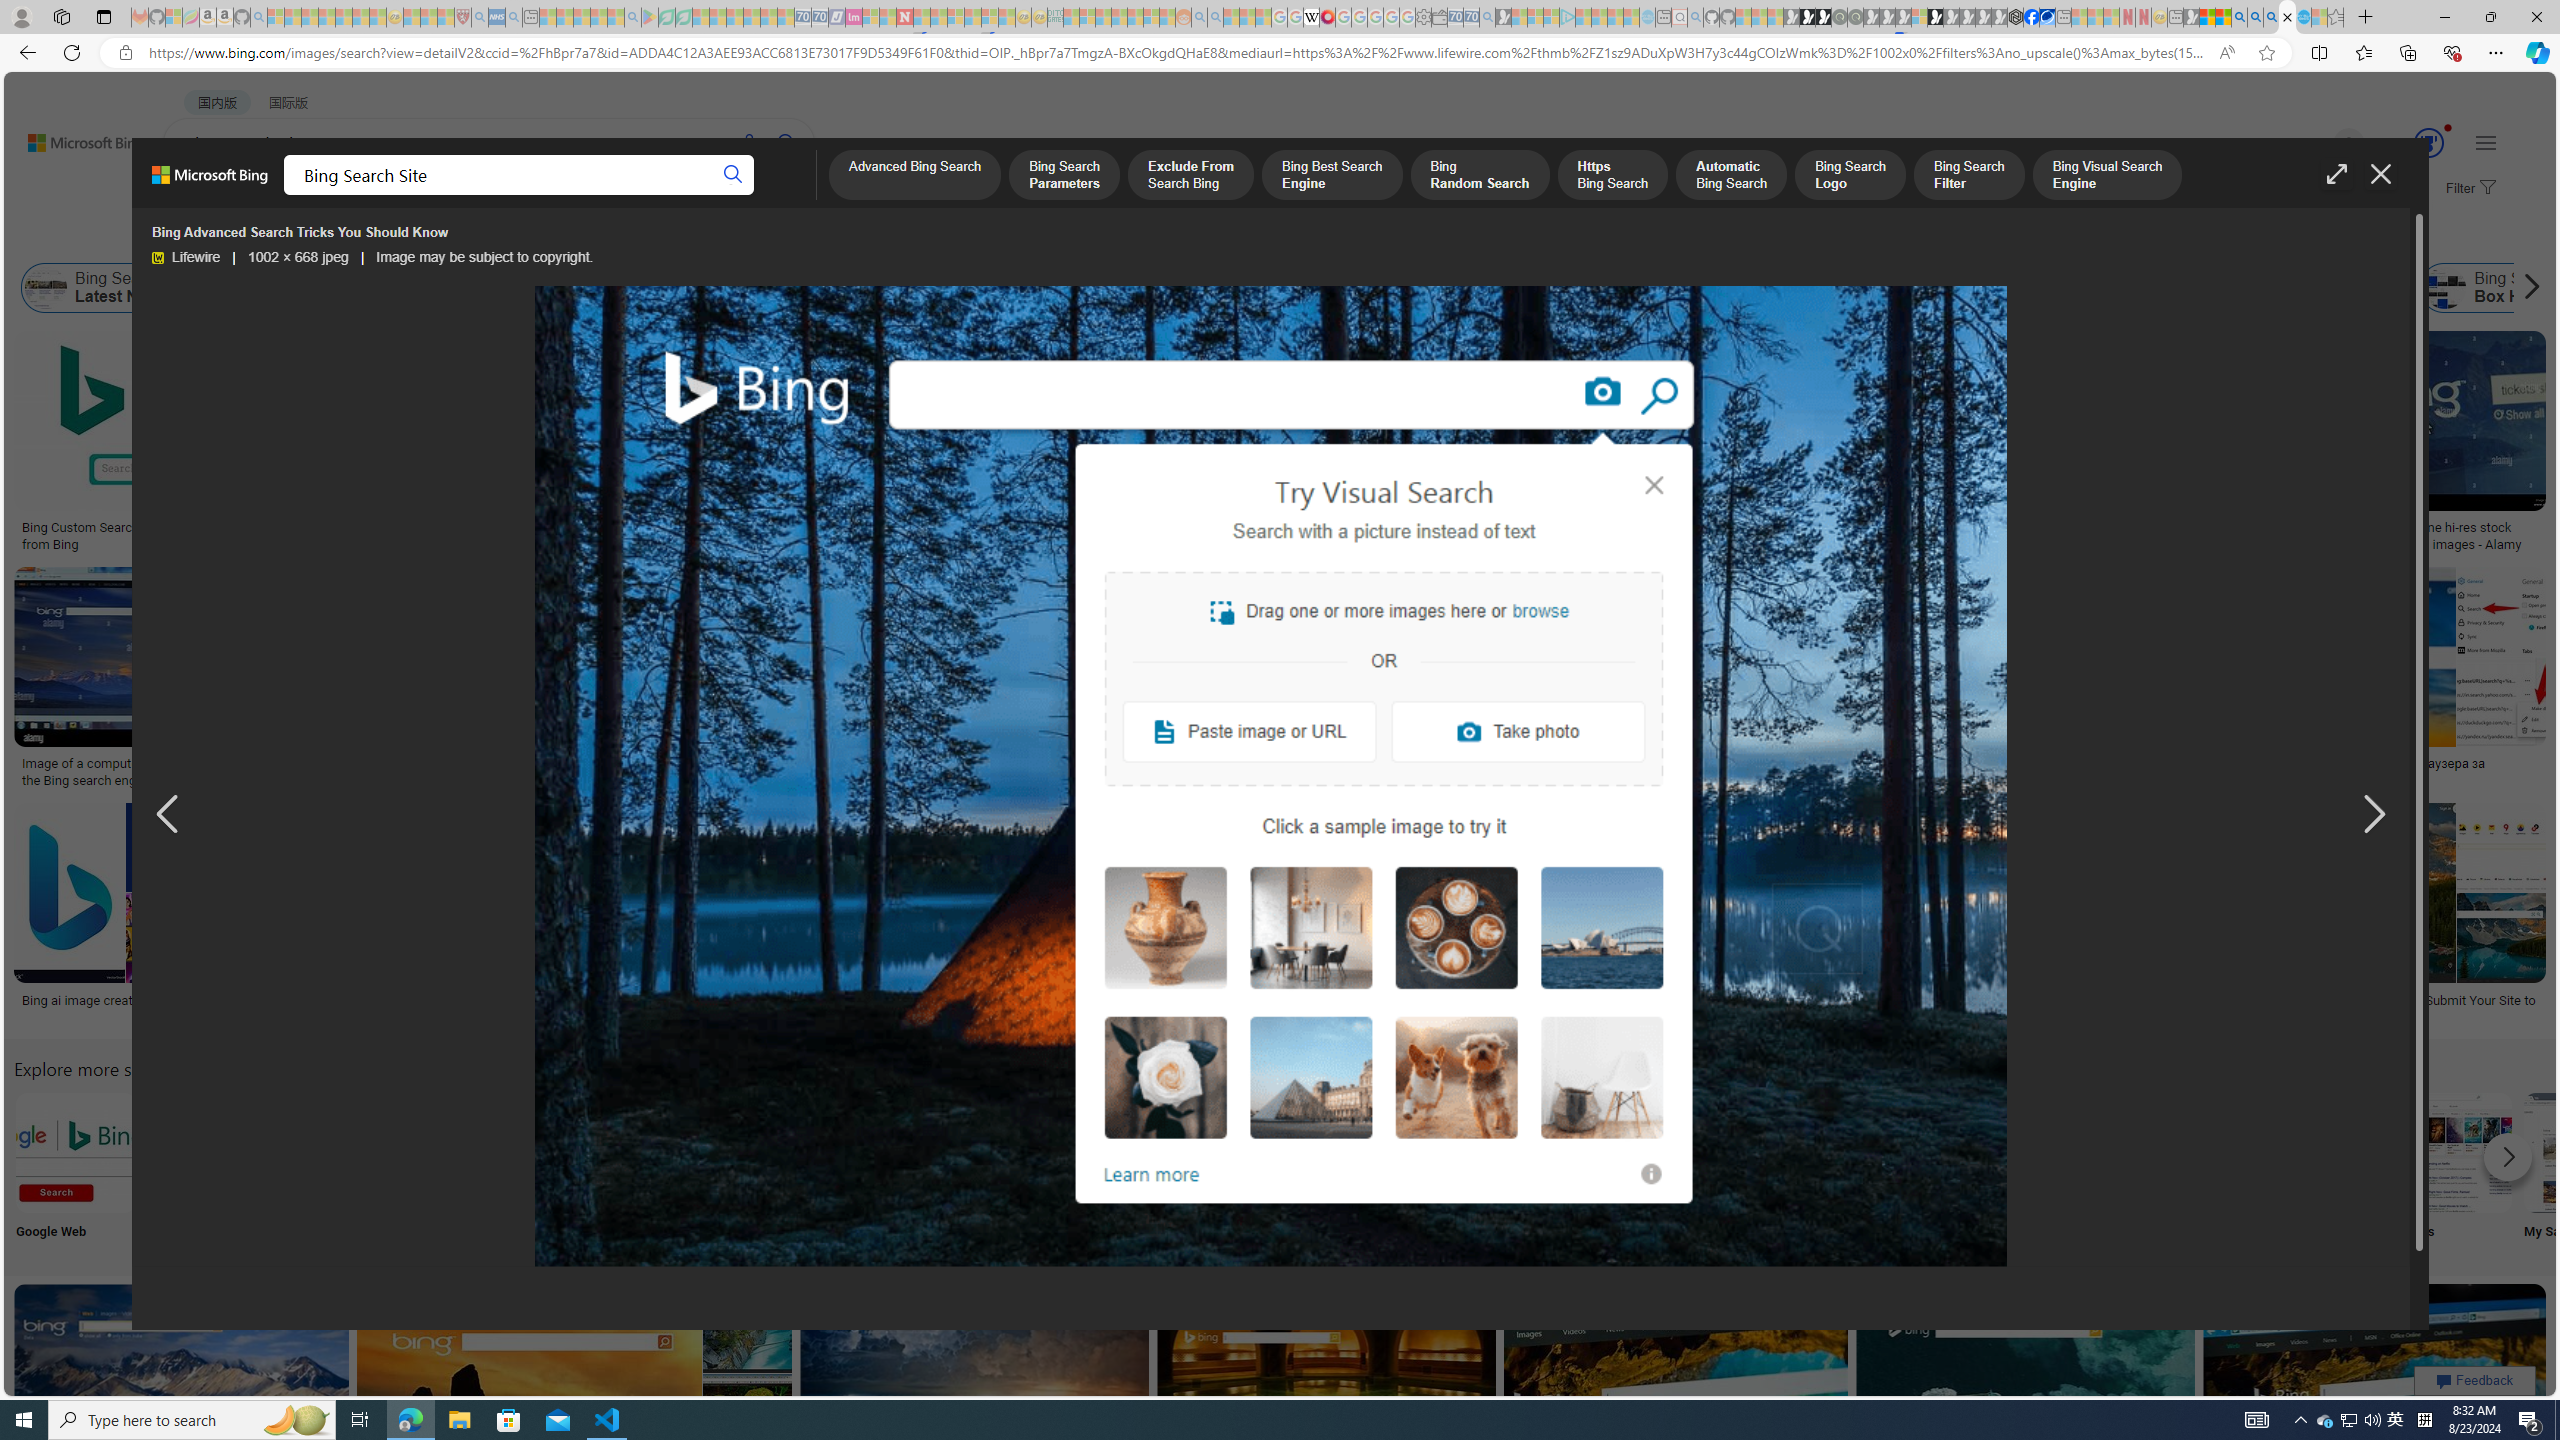 This screenshot has width=2560, height=1440. Describe the element at coordinates (2302, 16) in the screenshot. I see `'Services - Maintenance | Sky Blue Bikes - Sky Blue Bikes'` at that location.